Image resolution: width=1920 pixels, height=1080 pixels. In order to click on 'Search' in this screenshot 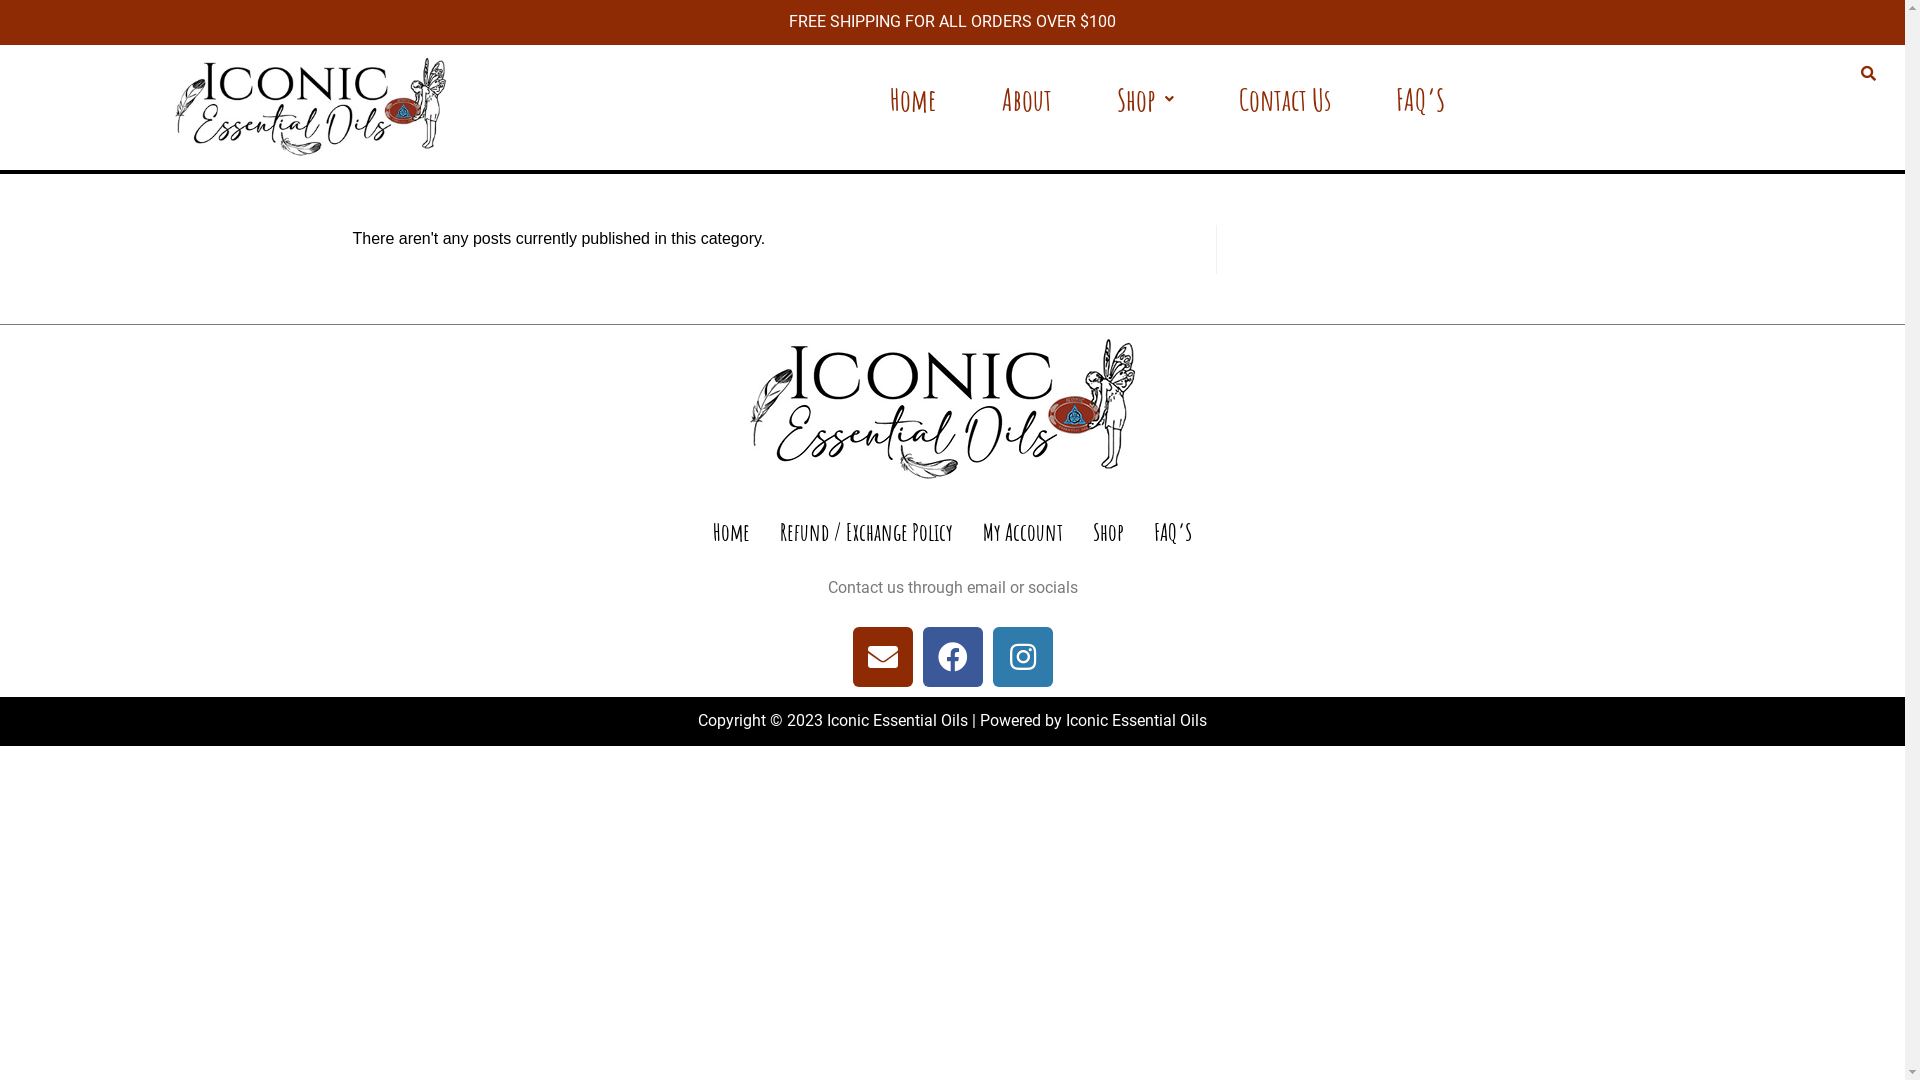, I will do `click(1864, 73)`.